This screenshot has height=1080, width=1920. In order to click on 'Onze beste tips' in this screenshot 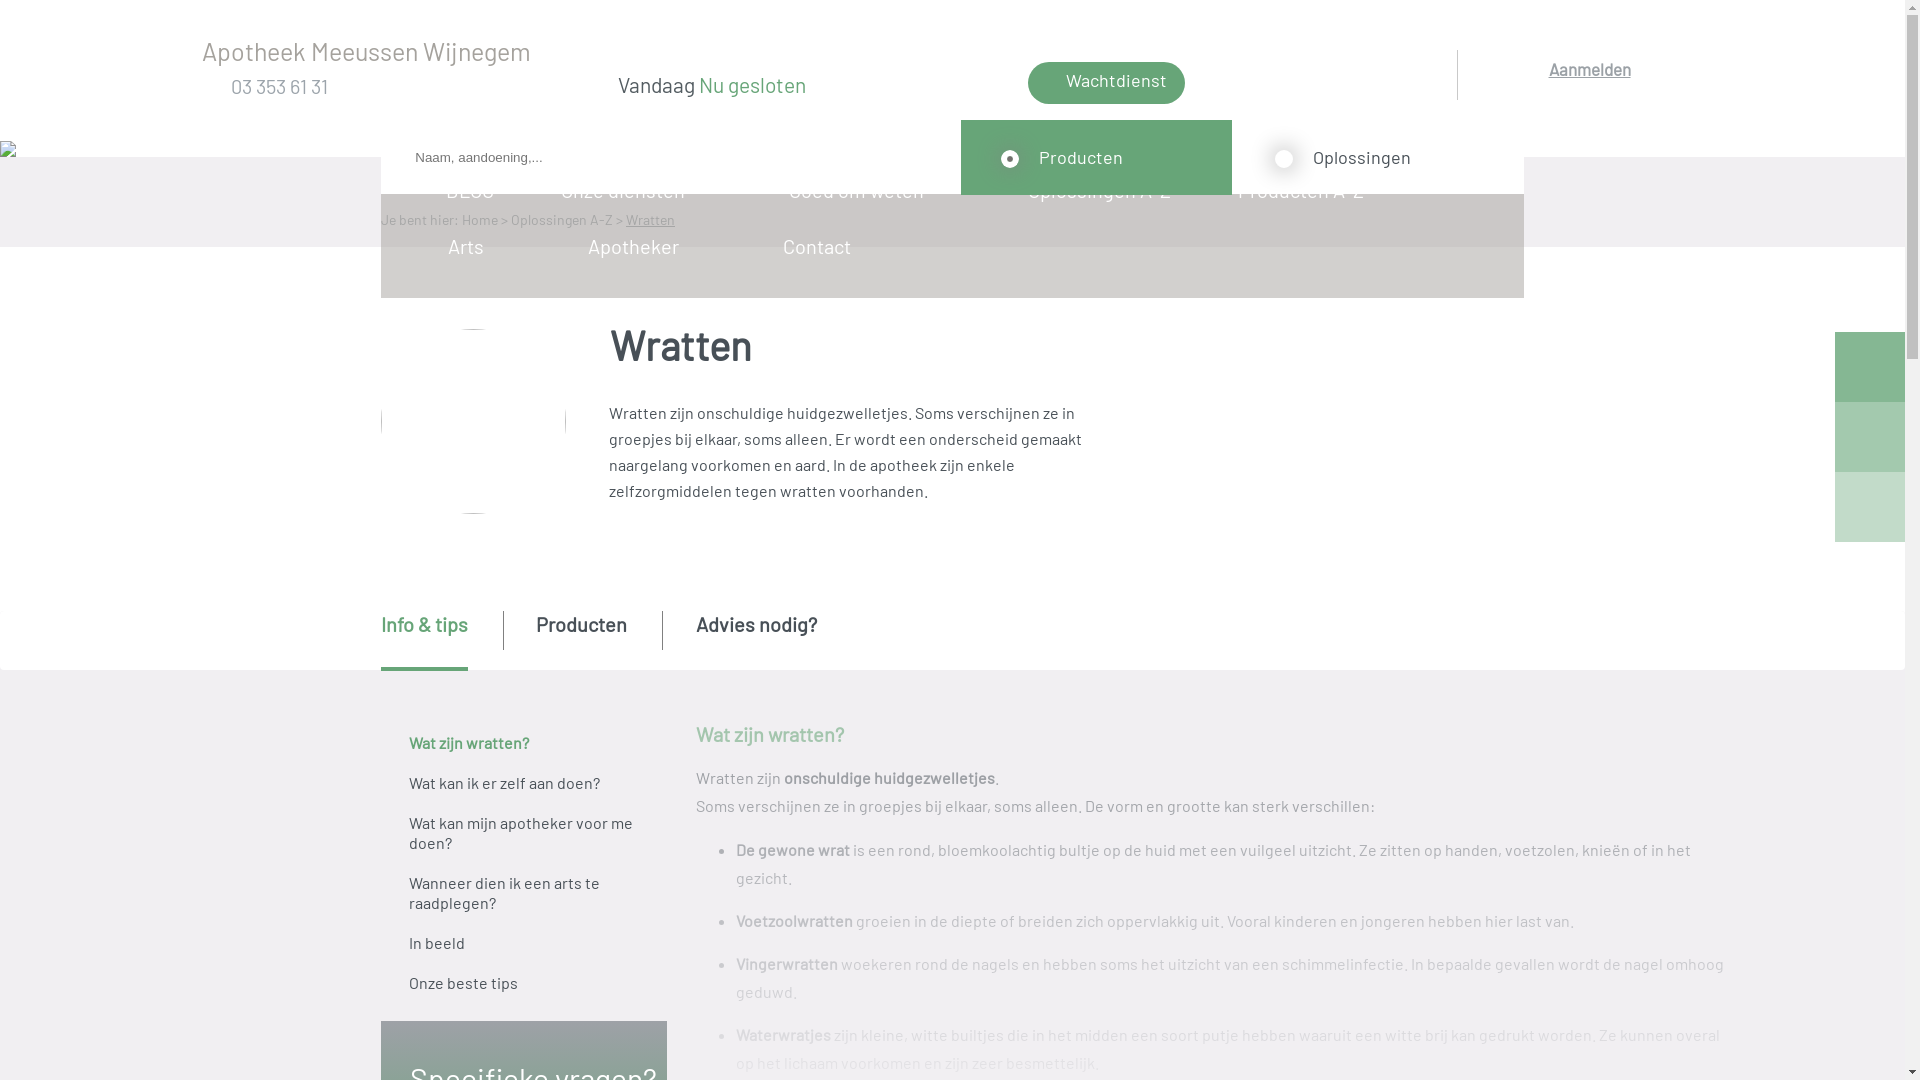, I will do `click(523, 982)`.